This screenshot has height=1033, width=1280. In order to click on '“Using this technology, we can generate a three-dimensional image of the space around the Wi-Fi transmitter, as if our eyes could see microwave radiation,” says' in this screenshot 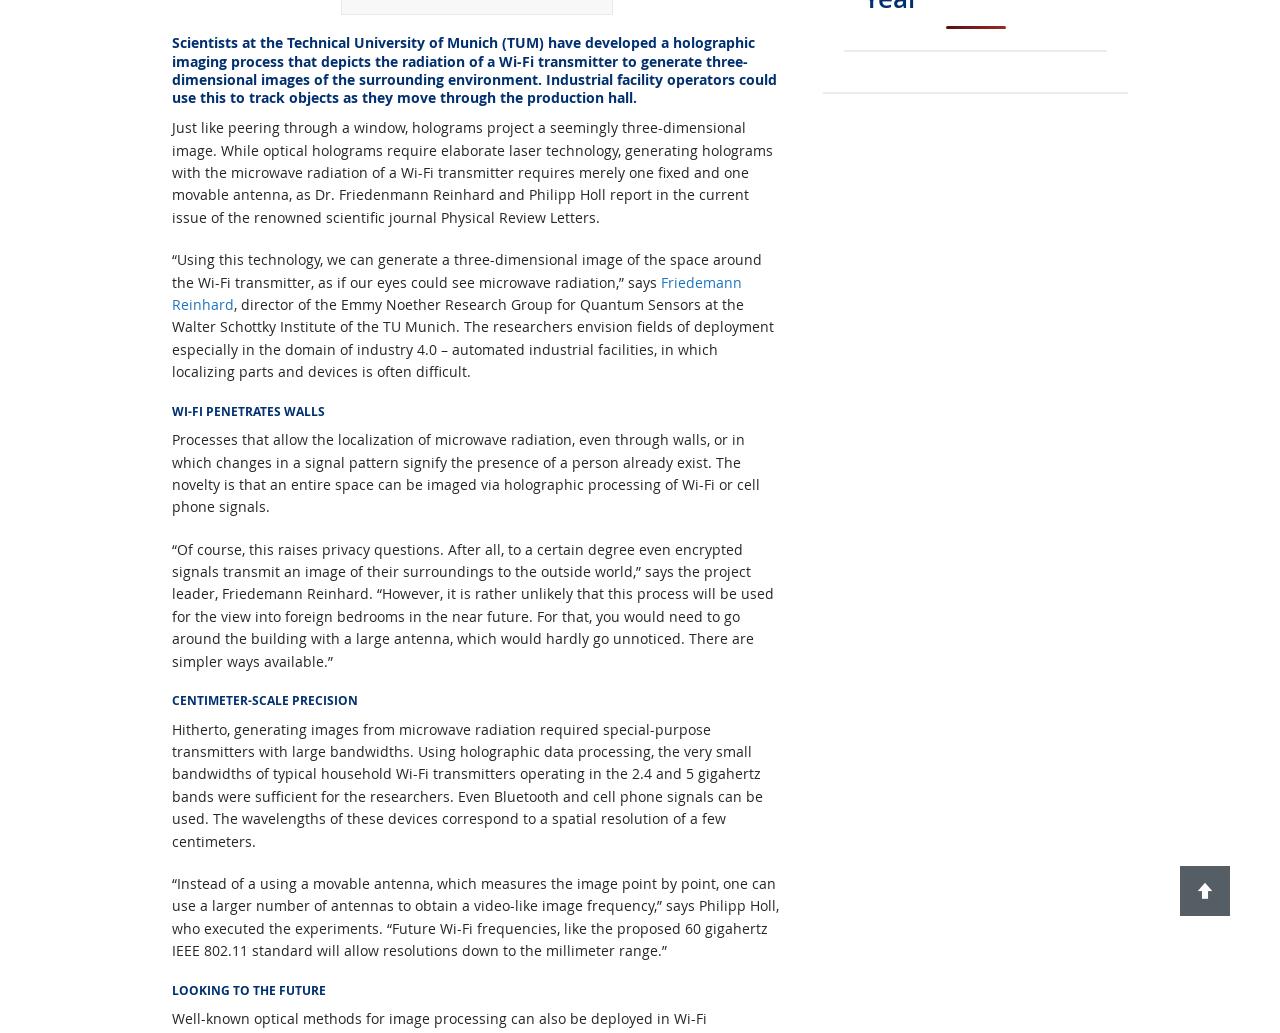, I will do `click(465, 269)`.